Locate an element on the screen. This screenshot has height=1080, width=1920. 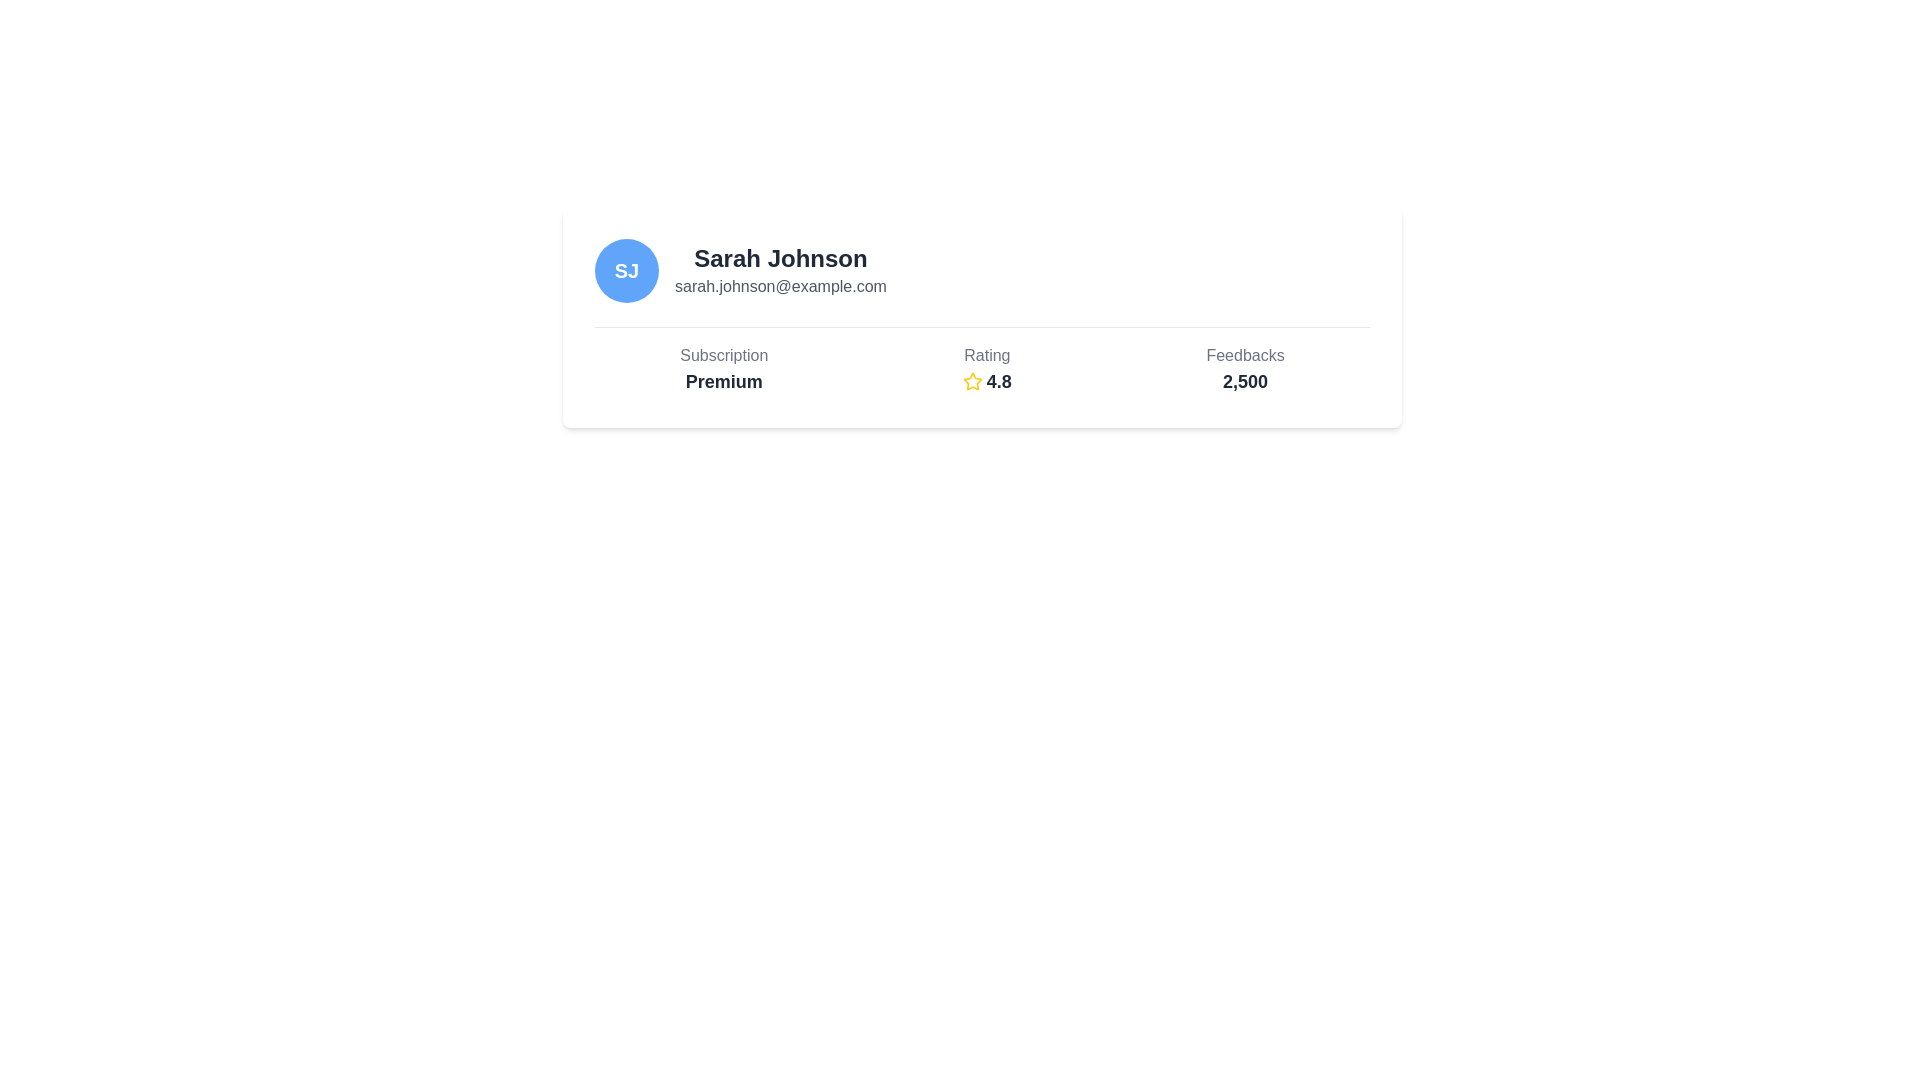
the 'Premium' subscription label located in the leftmost section of the card-like structure, which is the first of three vertically aligned text items is located at coordinates (723, 370).